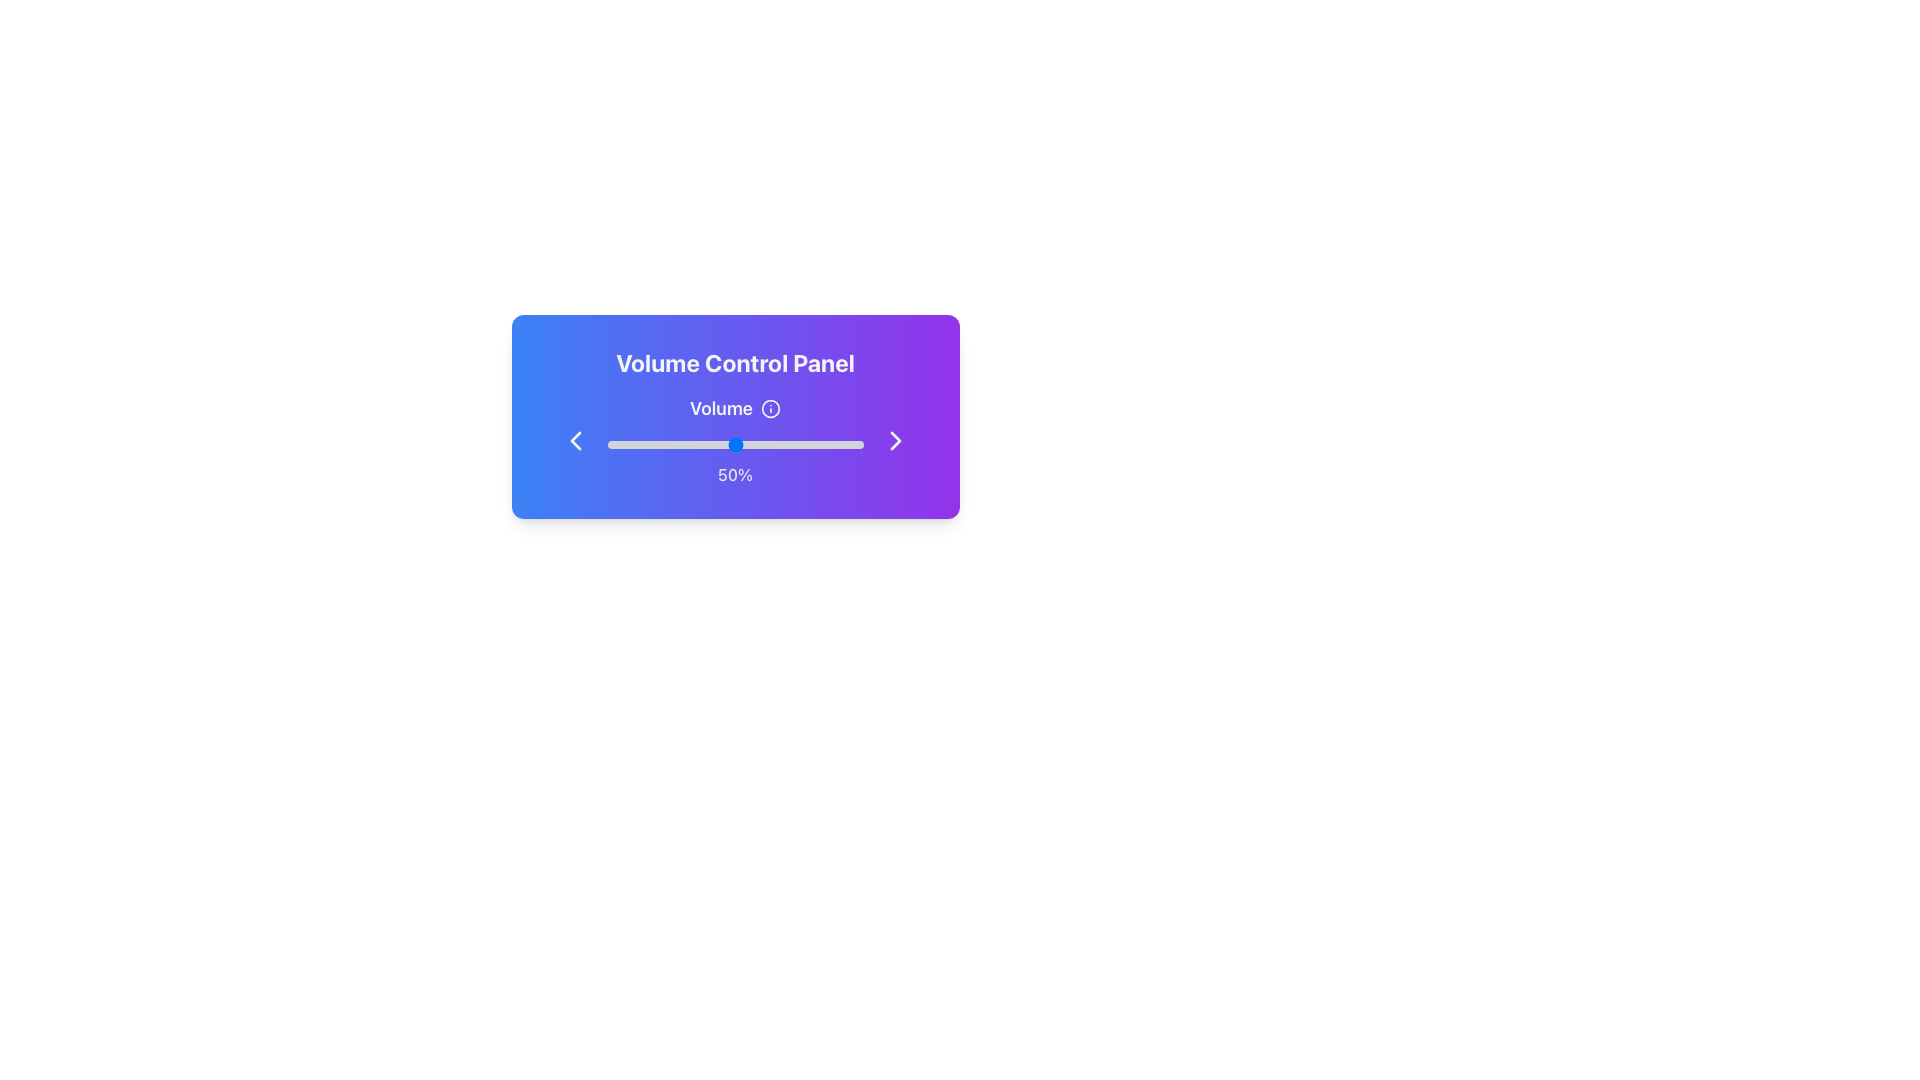 Image resolution: width=1920 pixels, height=1080 pixels. I want to click on the volume level, so click(707, 443).